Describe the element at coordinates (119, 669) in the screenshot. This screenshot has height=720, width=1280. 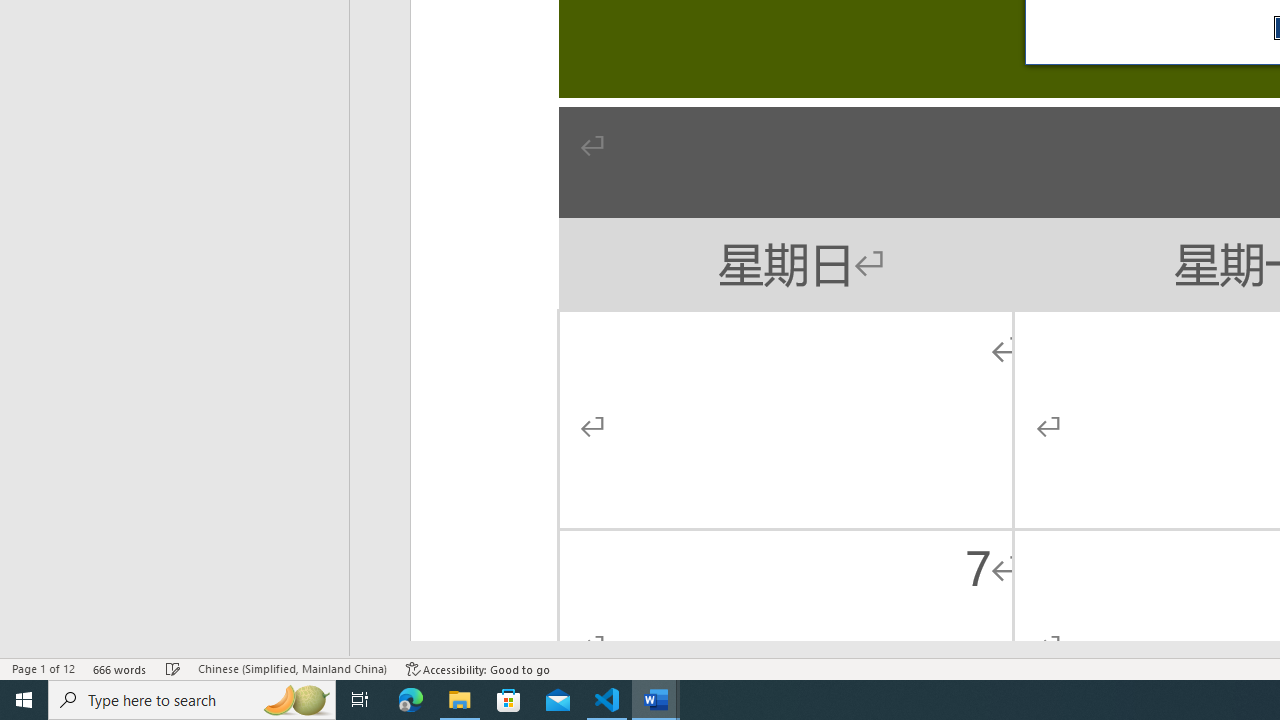
I see `'Word Count 666 words'` at that location.